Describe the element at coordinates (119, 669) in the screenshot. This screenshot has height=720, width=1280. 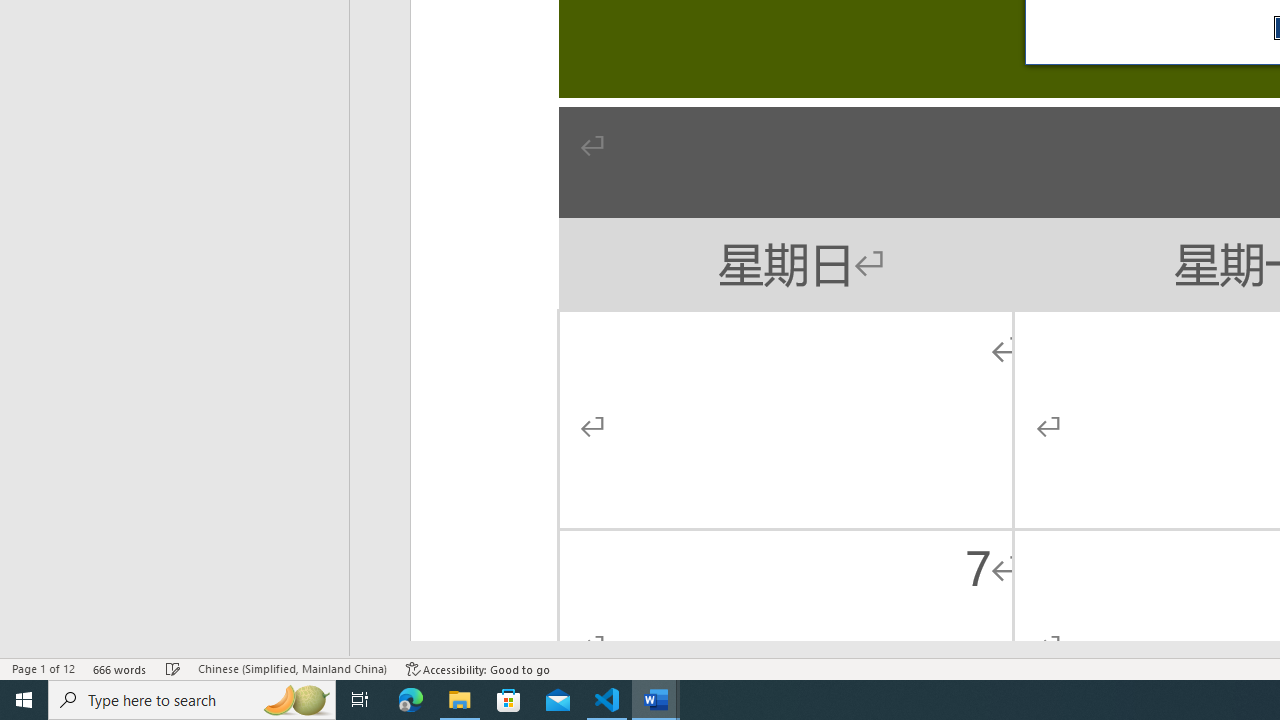
I see `'Word Count 666 words'` at that location.